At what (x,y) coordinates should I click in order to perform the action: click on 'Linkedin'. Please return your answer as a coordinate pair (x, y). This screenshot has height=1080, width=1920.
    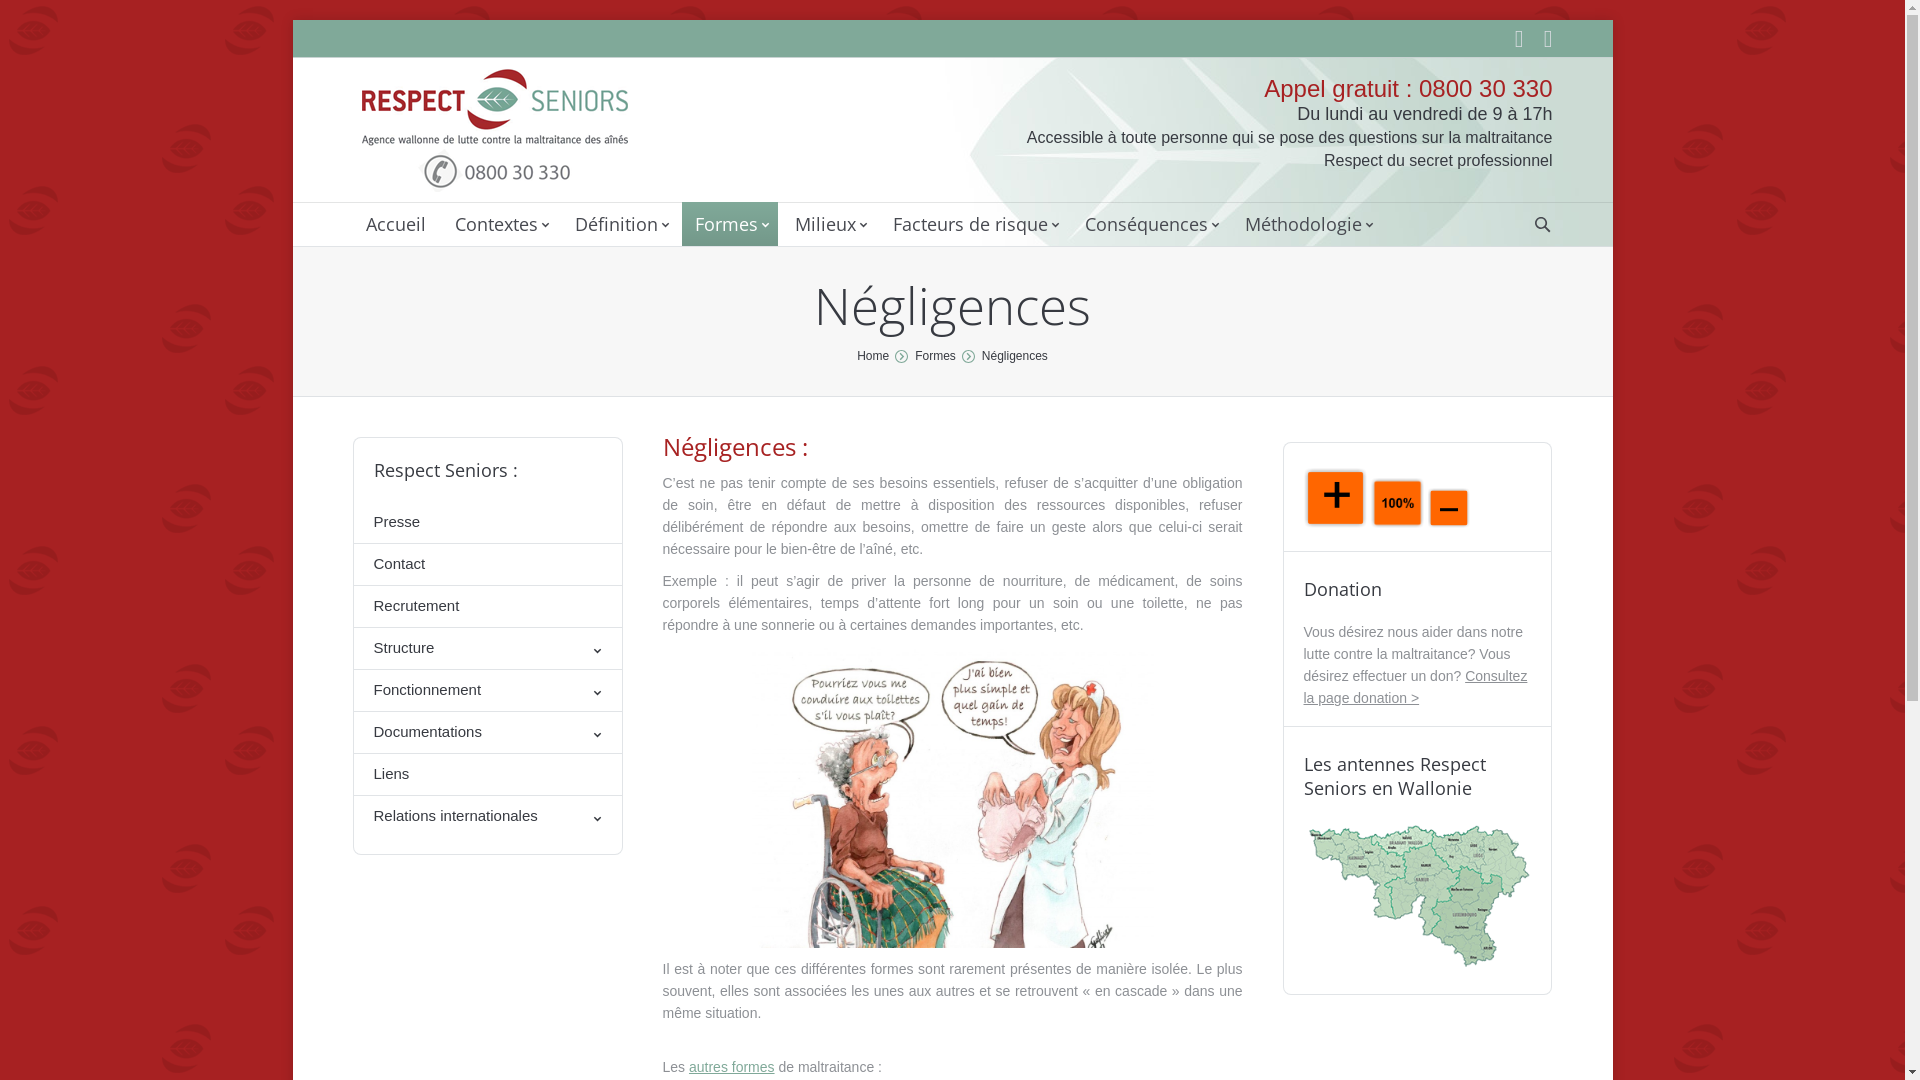
    Looking at the image, I should click on (1510, 39).